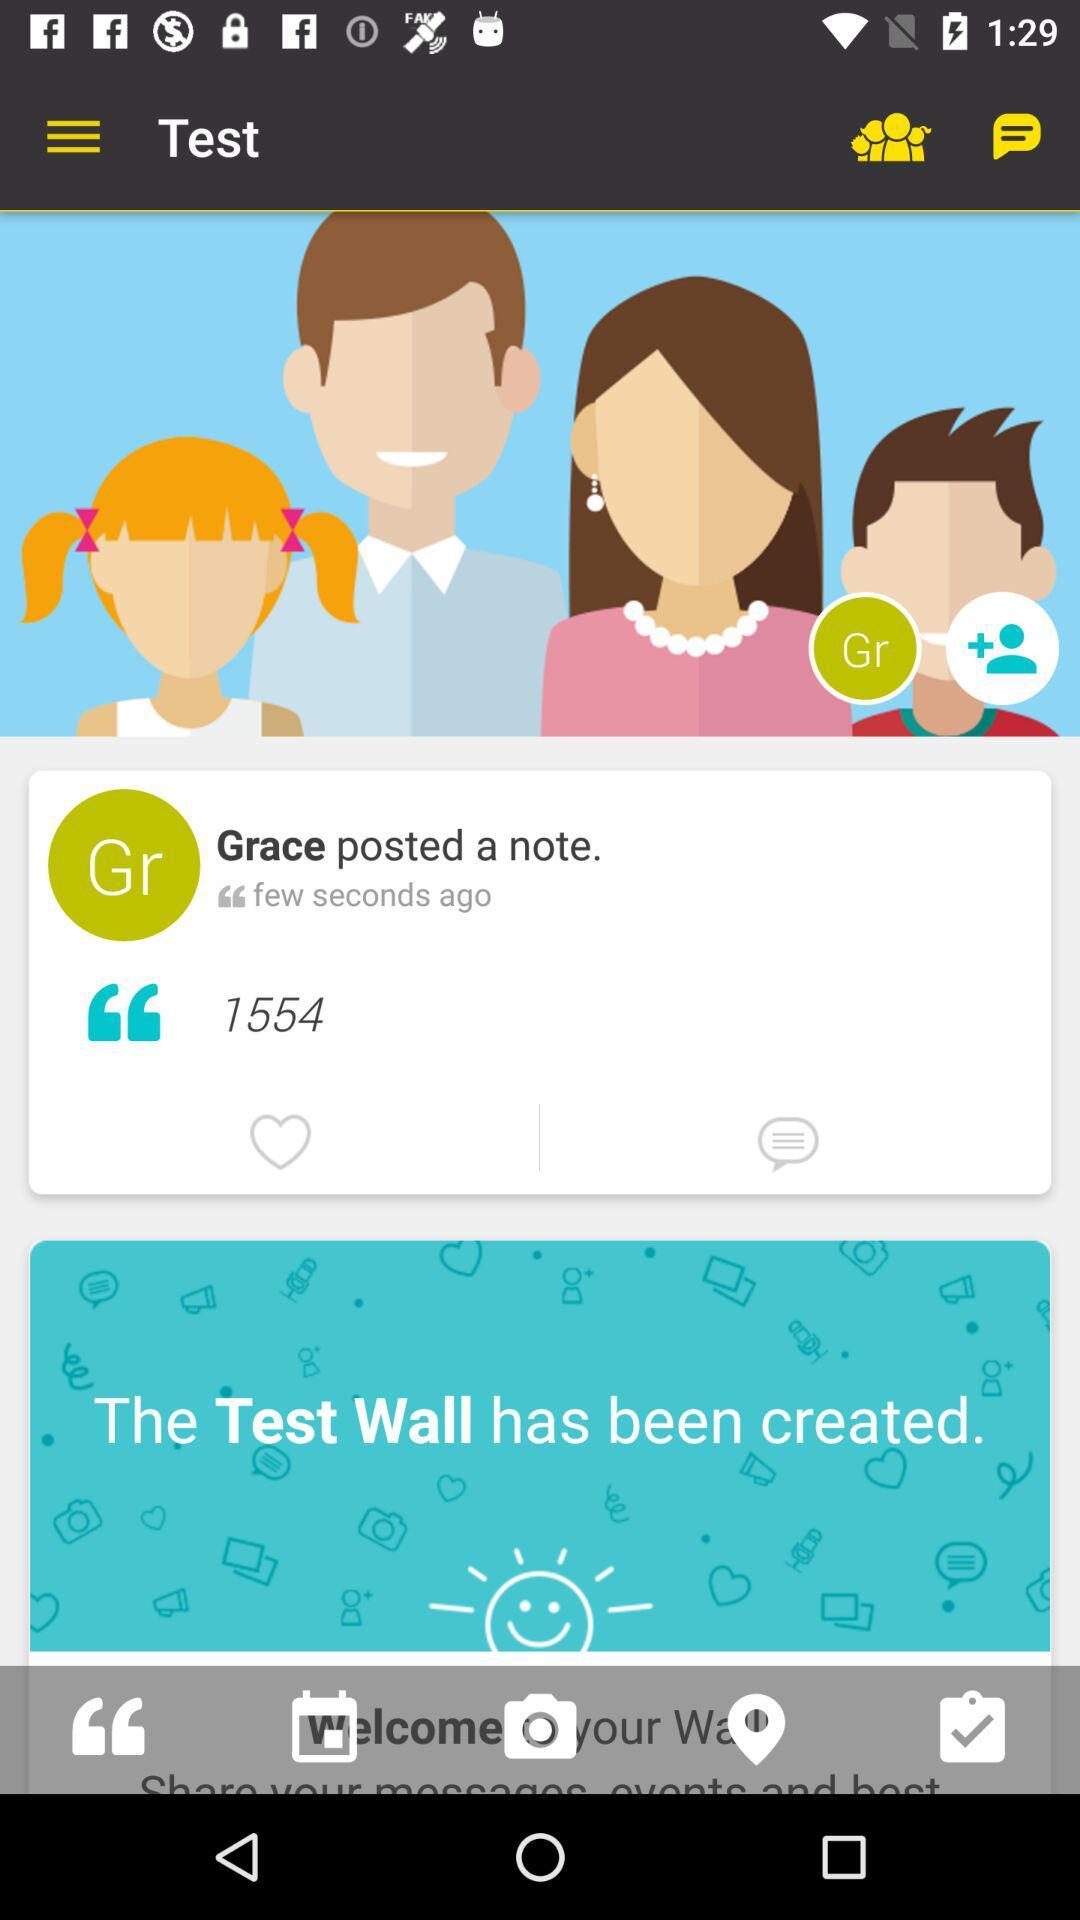  What do you see at coordinates (756, 1728) in the screenshot?
I see `location identification` at bounding box center [756, 1728].